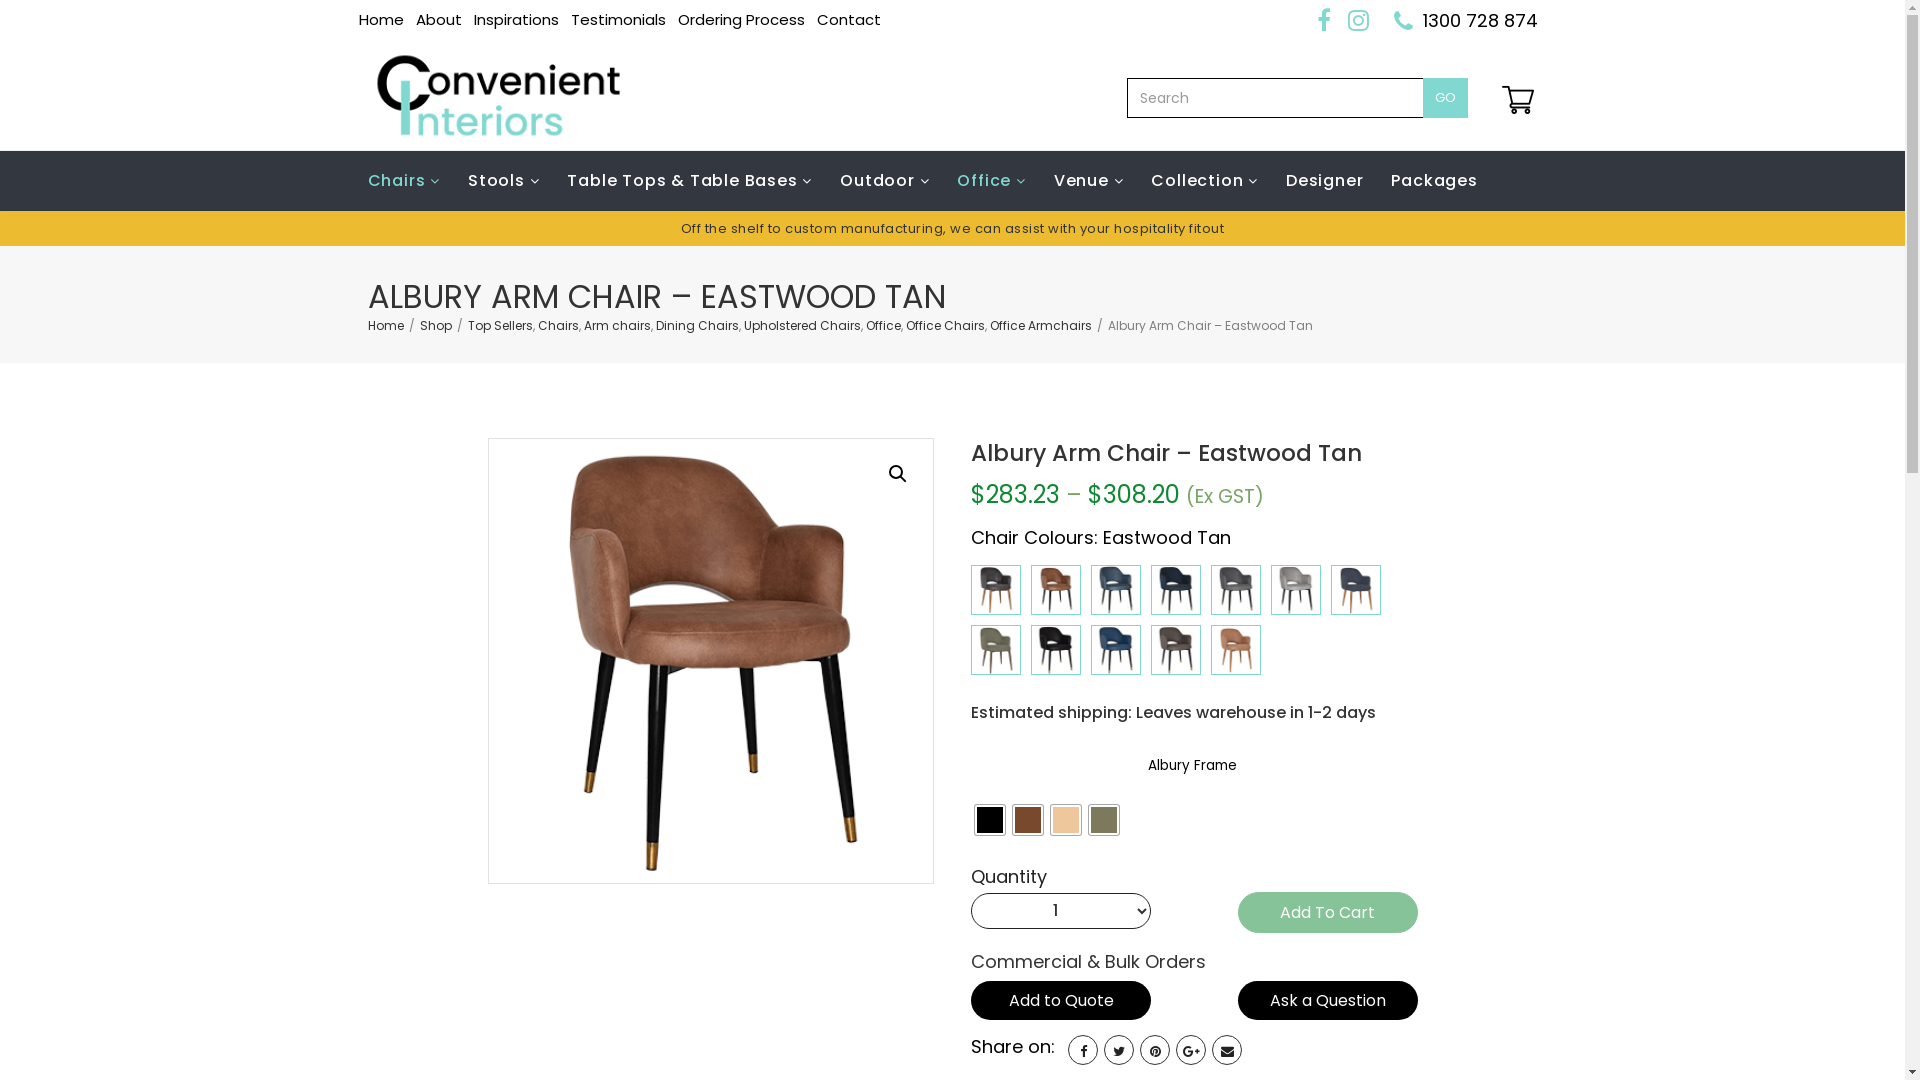 The height and width of the screenshot is (1080, 1920). What do you see at coordinates (996, 650) in the screenshot?
I see `'Albury Arm Chair - Pelle Sage'` at bounding box center [996, 650].